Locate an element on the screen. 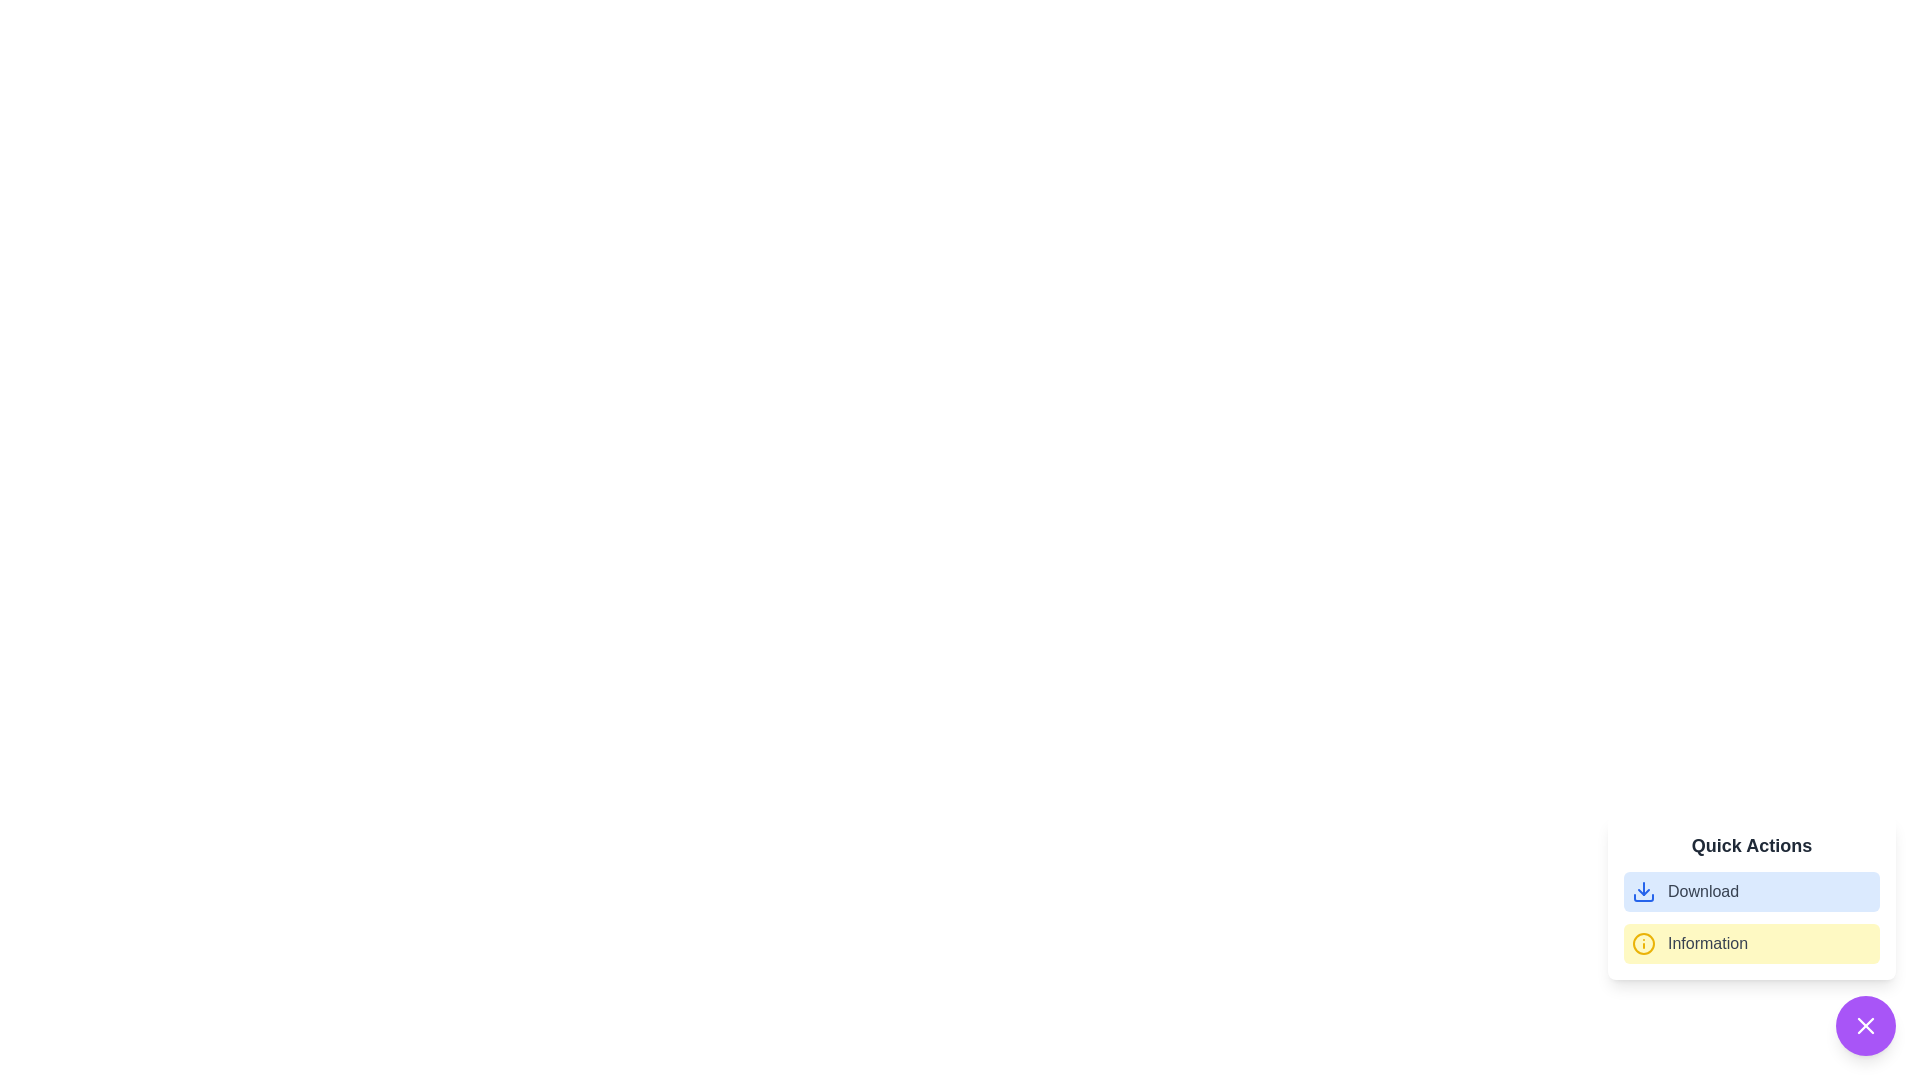  the blue downward arrow icon within the 'Download' button located in the 'Quick Actions' section is located at coordinates (1643, 890).